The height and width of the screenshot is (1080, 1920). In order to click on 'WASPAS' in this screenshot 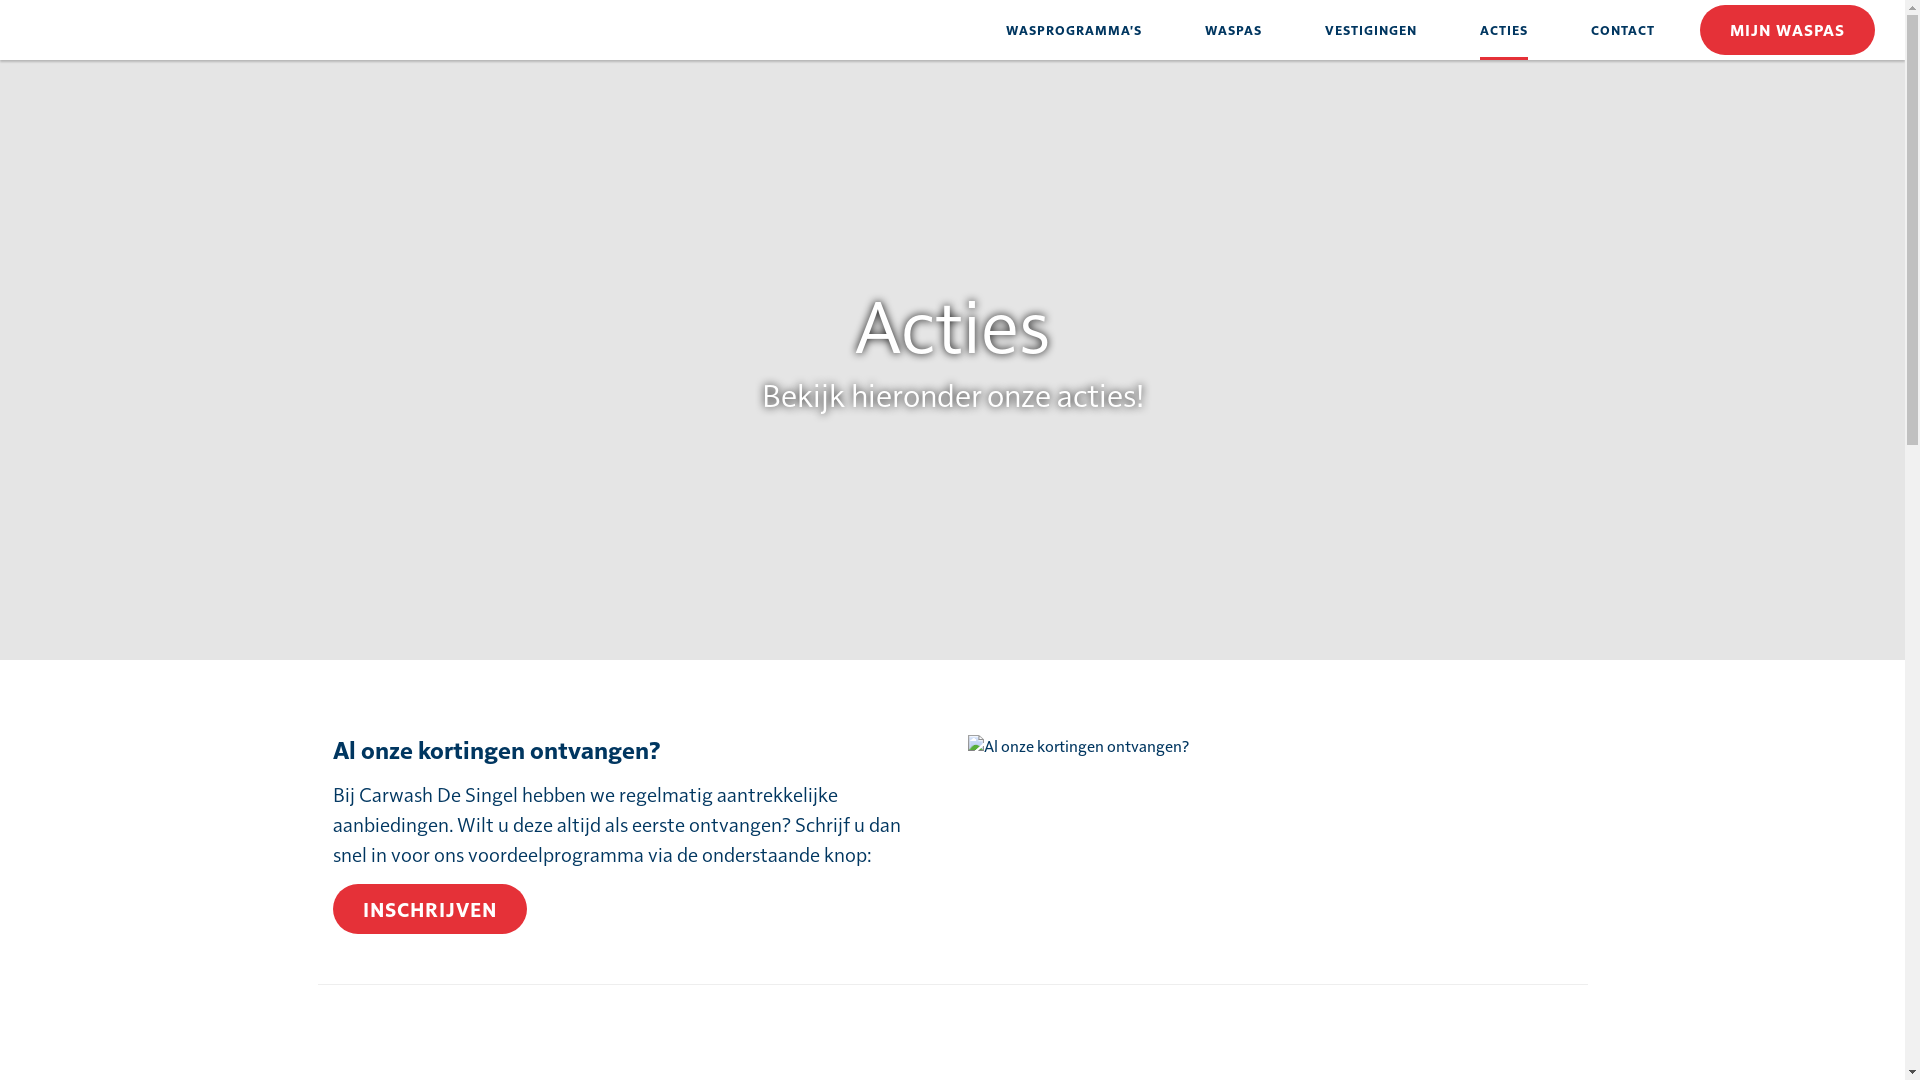, I will do `click(1232, 30)`.